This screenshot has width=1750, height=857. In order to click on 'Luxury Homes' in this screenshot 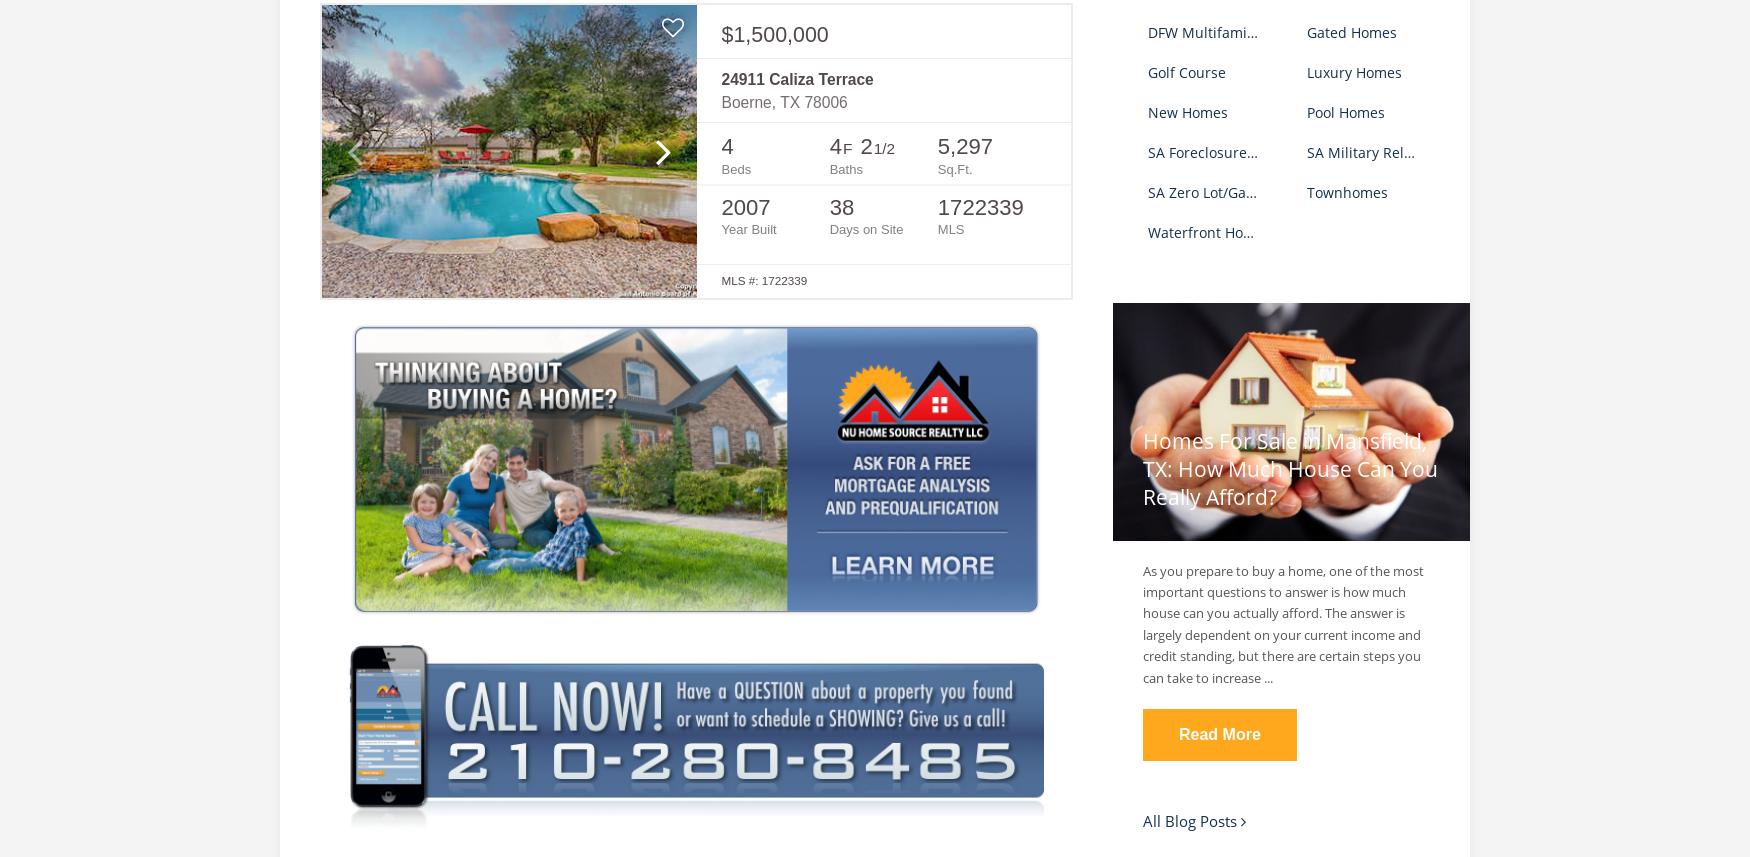, I will do `click(1353, 70)`.